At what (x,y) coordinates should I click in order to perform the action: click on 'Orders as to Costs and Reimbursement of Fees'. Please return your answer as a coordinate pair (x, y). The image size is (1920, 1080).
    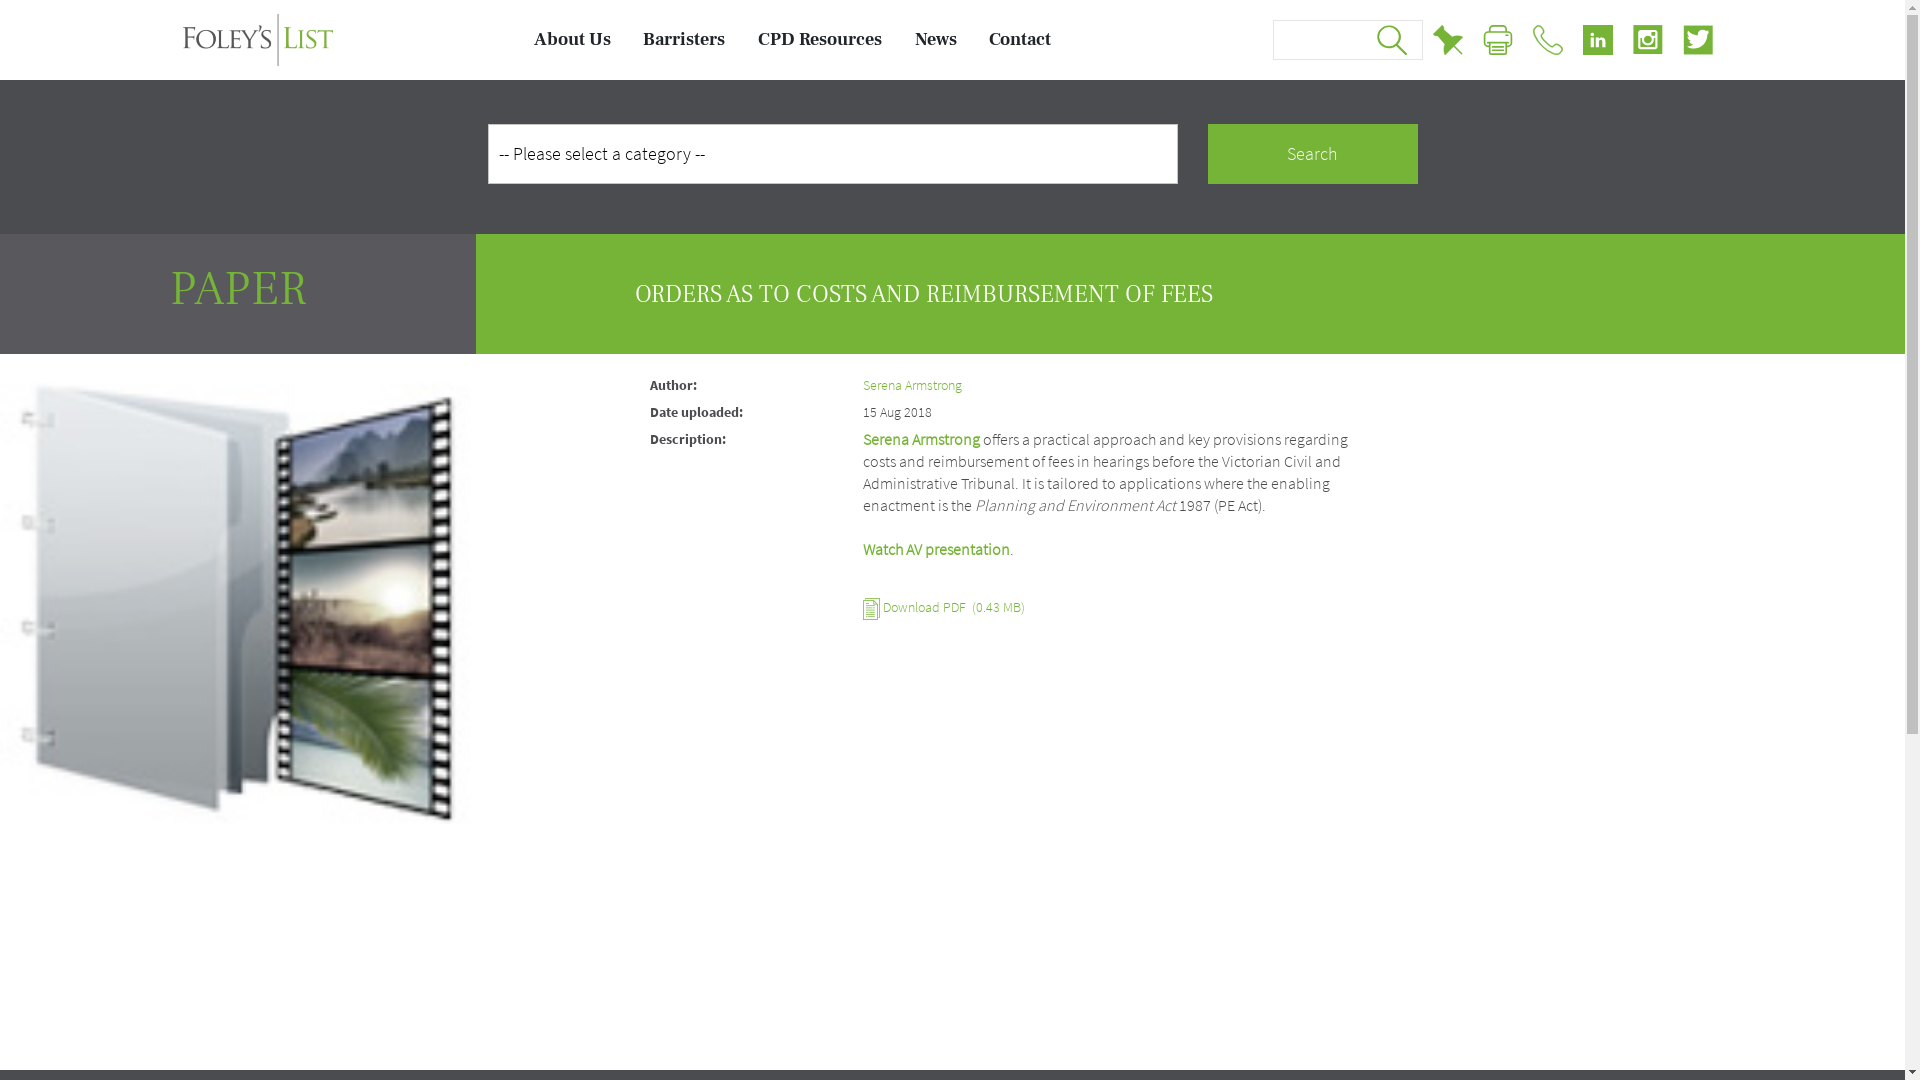
    Looking at the image, I should click on (238, 590).